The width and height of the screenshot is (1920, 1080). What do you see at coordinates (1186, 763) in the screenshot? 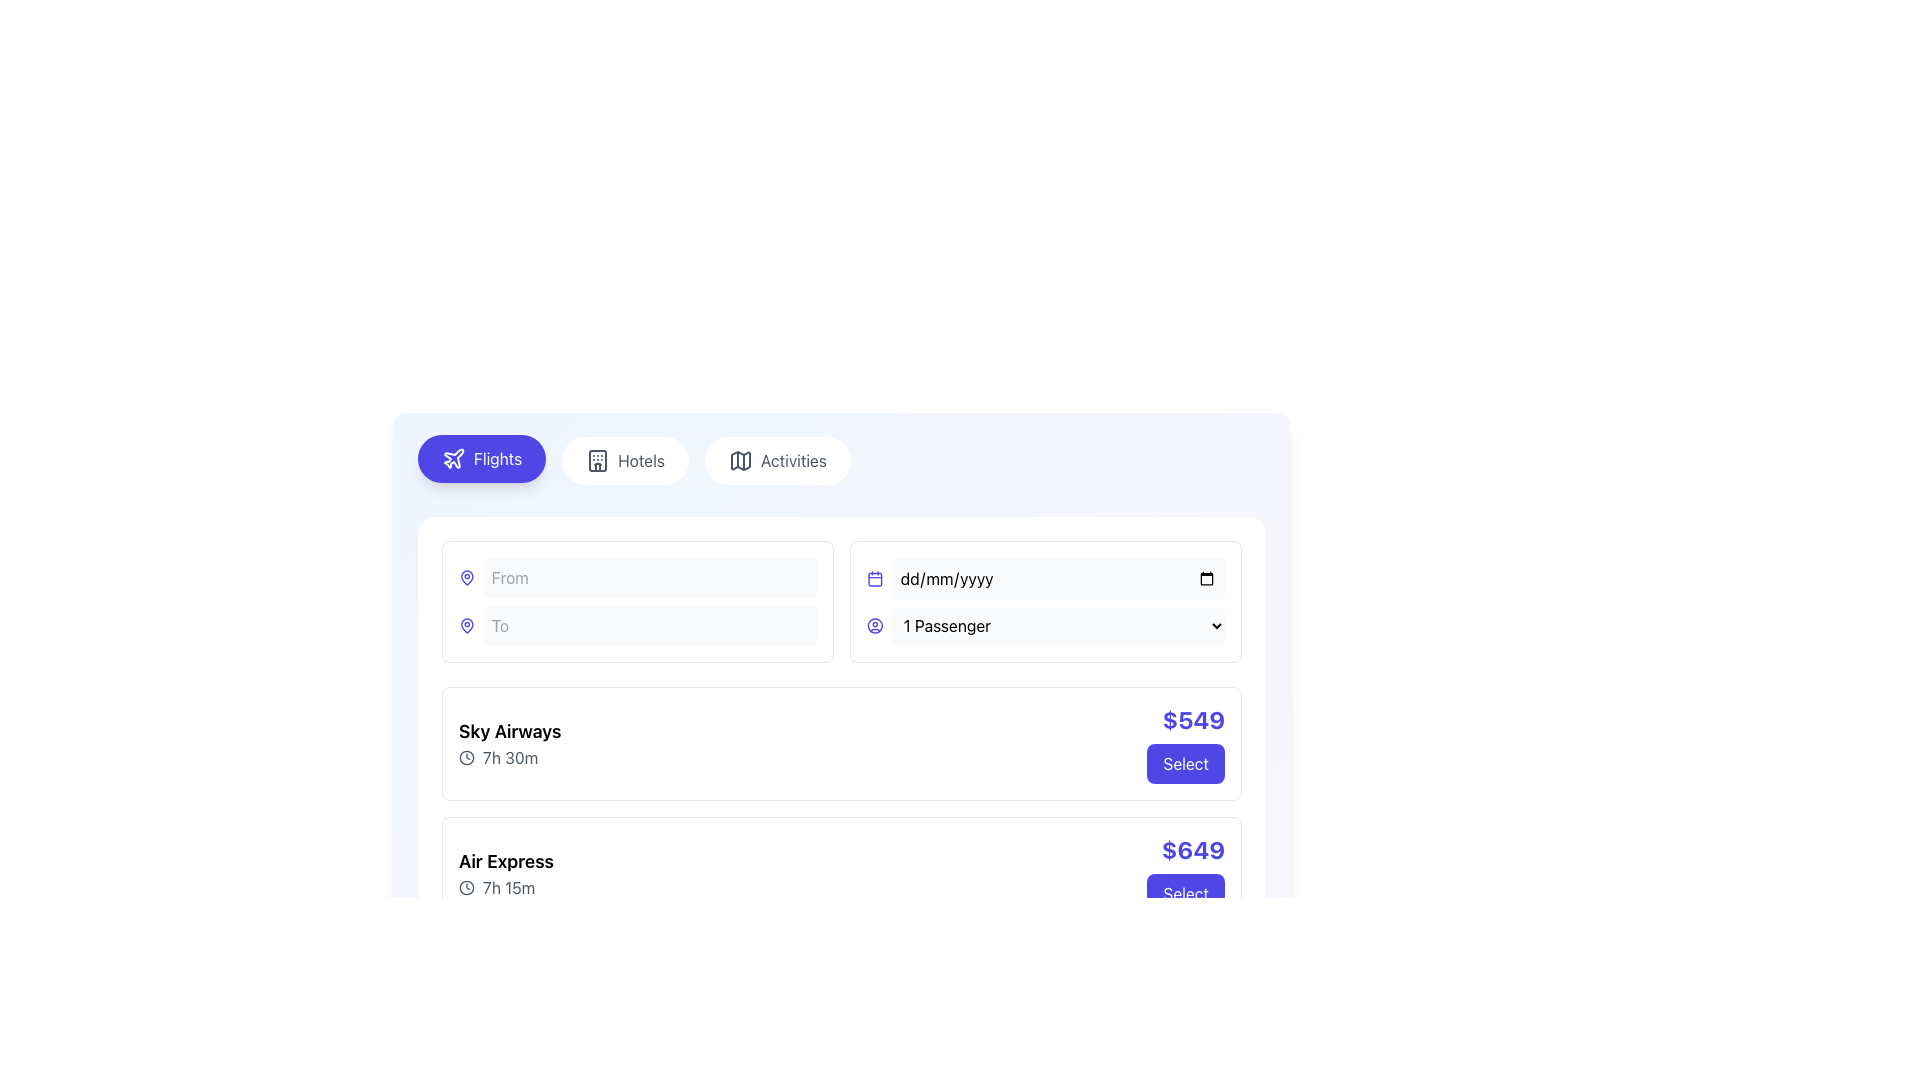
I see `the 'Select' button with rounded edges and a dark indigo background, located underneath the '$549' label in the flight selection interface` at bounding box center [1186, 763].